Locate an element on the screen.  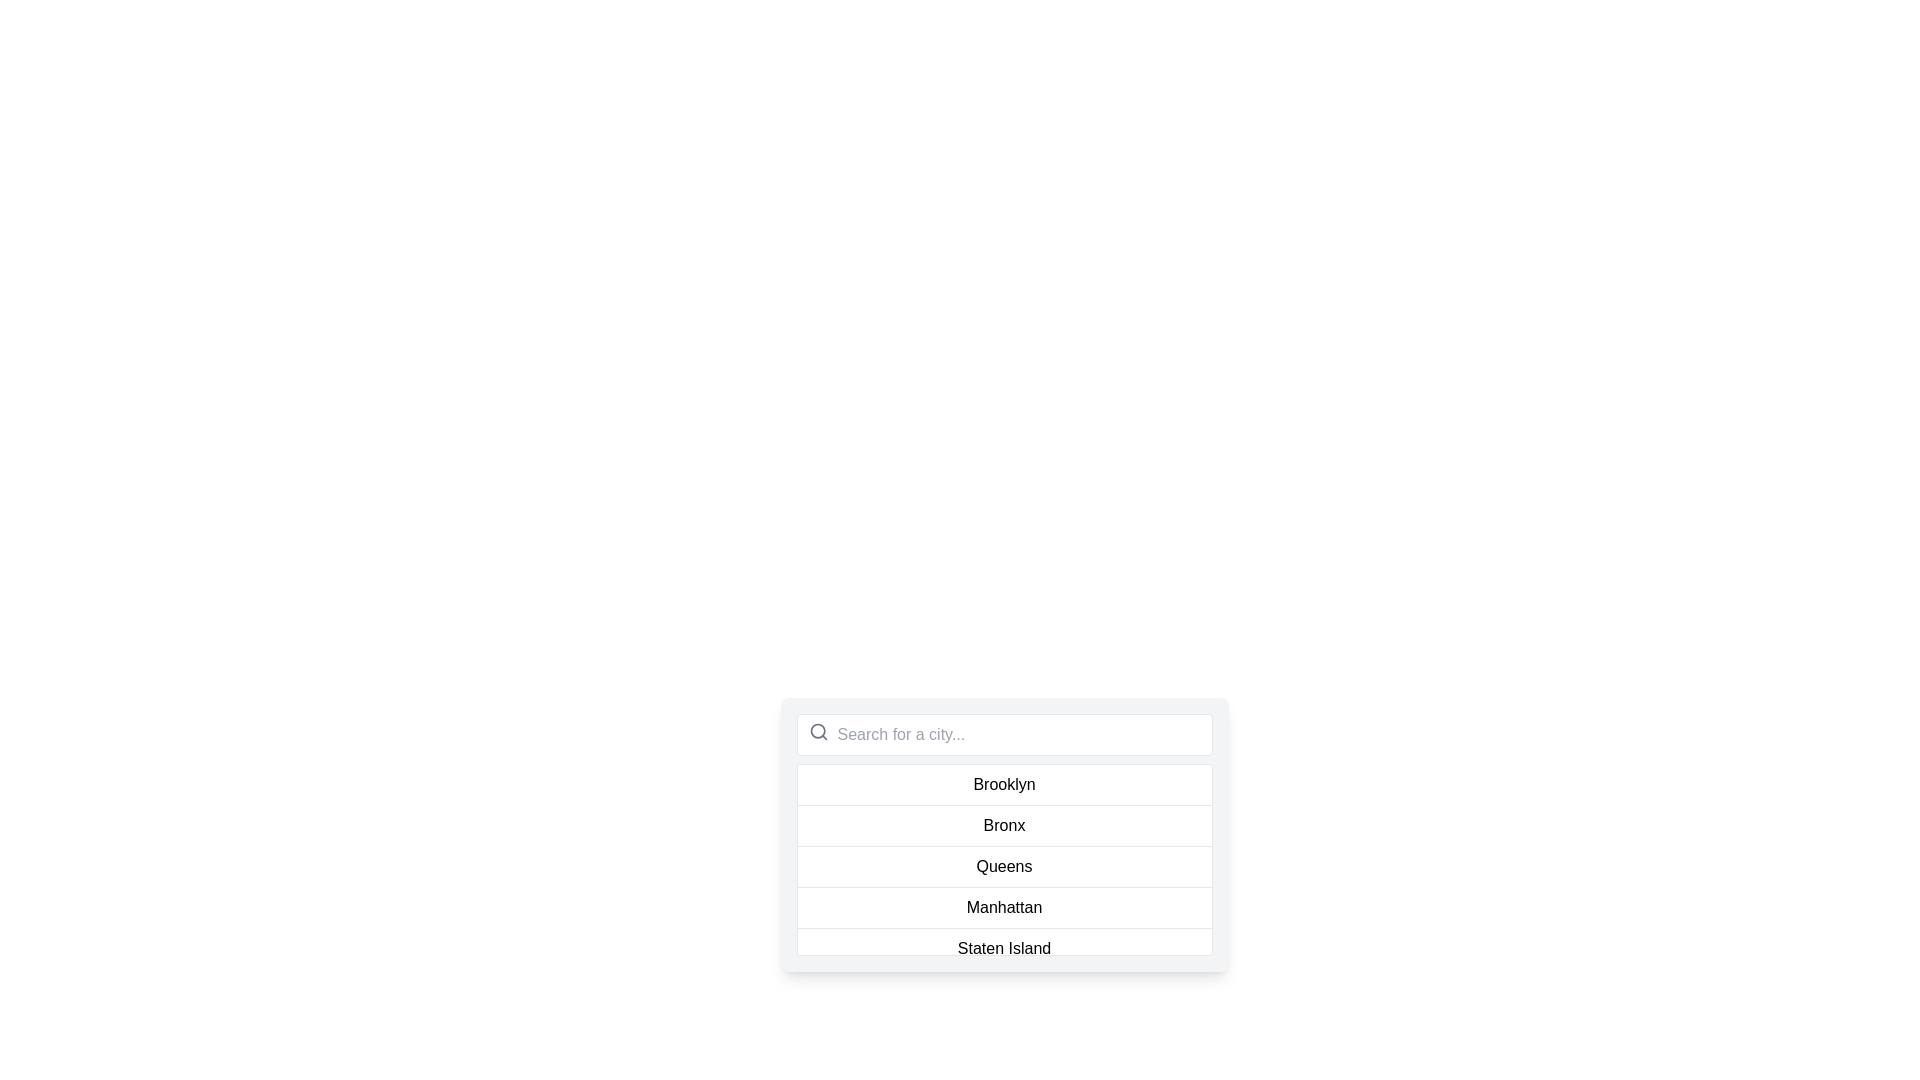
the list item labeled 'Brooklyn' in the dropdown menu is located at coordinates (1004, 784).